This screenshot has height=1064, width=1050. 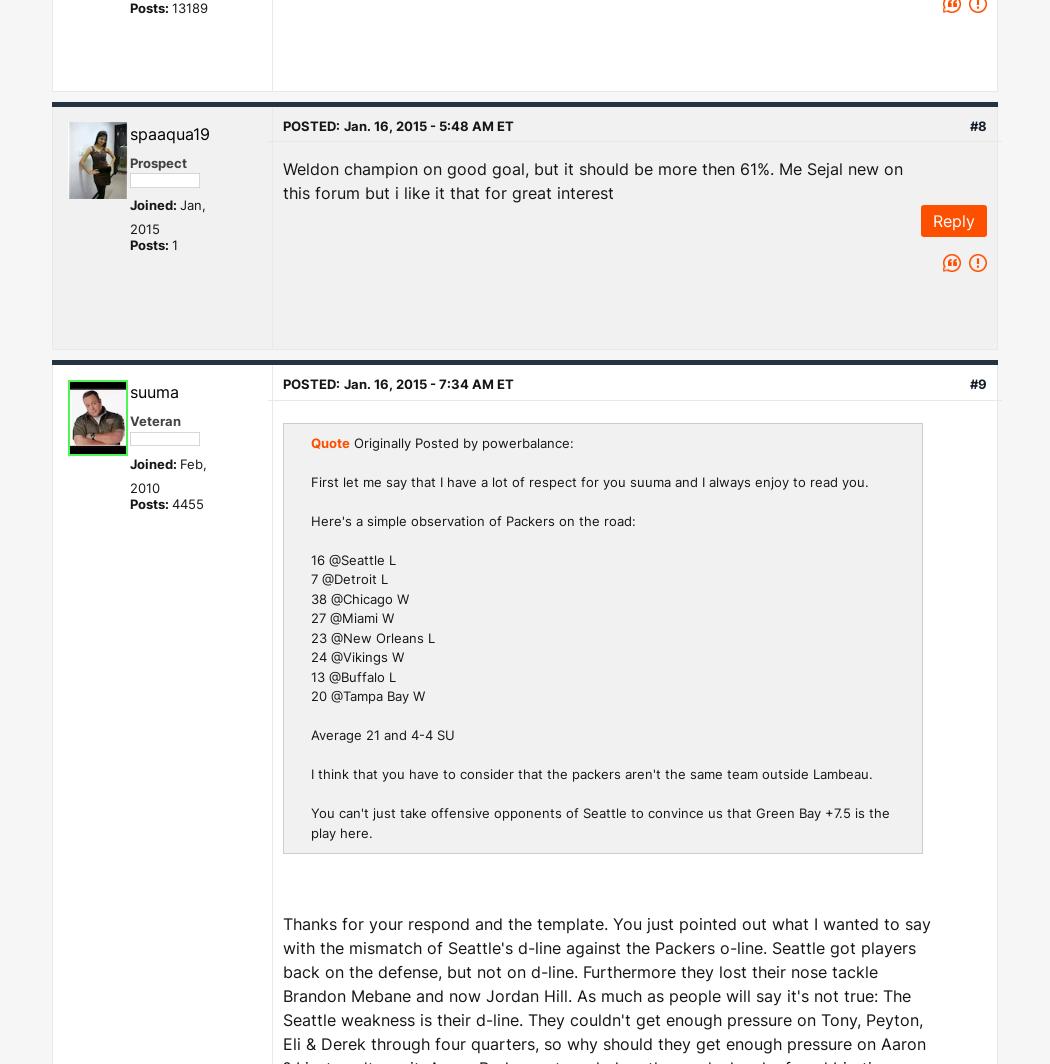 I want to click on 'Here's a simple observation of Packers on the road:', so click(x=473, y=519).